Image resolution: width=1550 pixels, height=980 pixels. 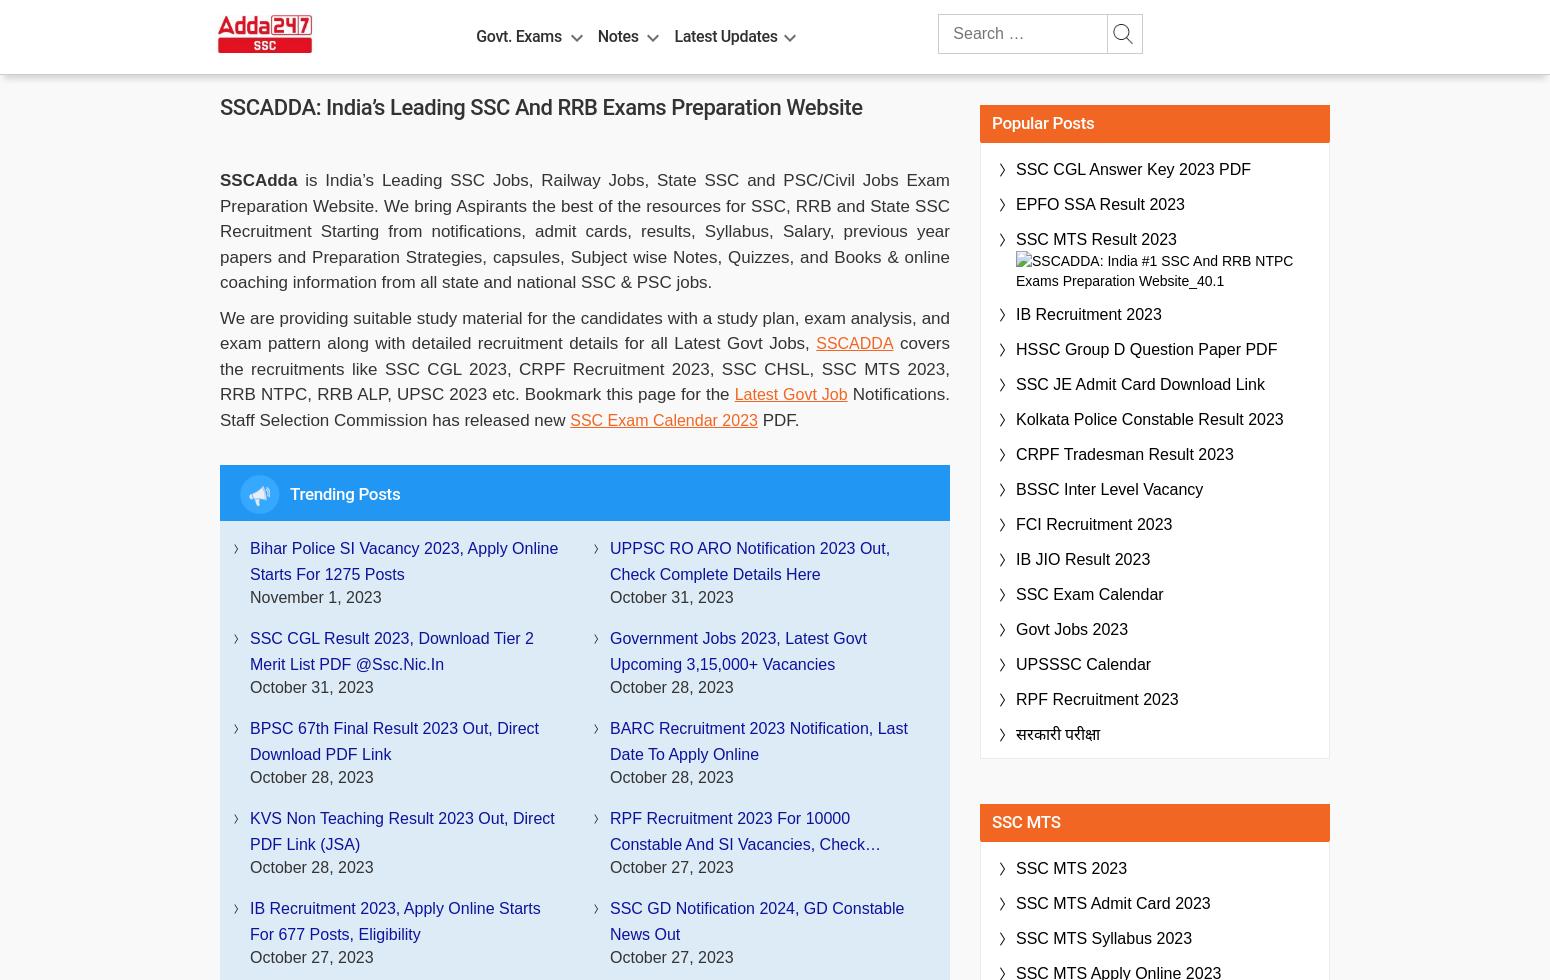 What do you see at coordinates (1087, 314) in the screenshot?
I see `'IB Recruitment 2023'` at bounding box center [1087, 314].